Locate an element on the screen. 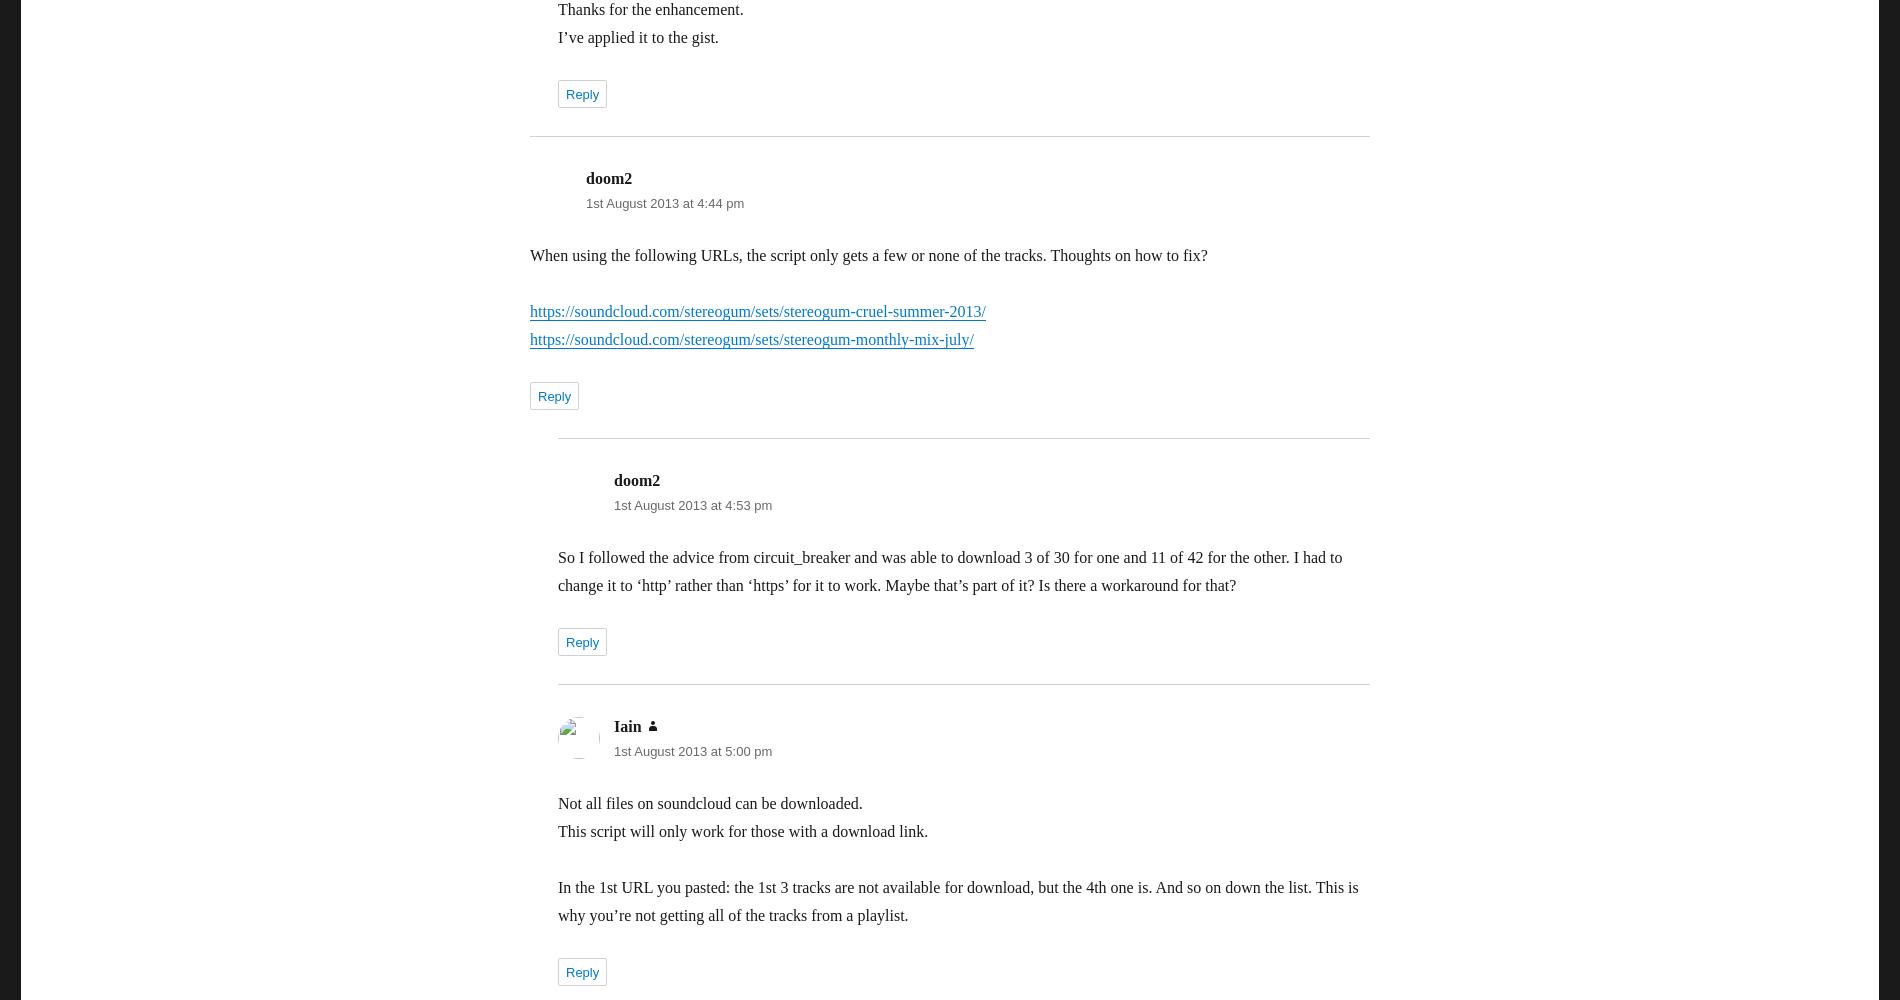  'In the 1st URL you pasted: the 1st 3 tracks are not available for download, but the 4th one is. And so on down the list. This is why you’re not getting all of the tracks from a playlist.' is located at coordinates (558, 901).